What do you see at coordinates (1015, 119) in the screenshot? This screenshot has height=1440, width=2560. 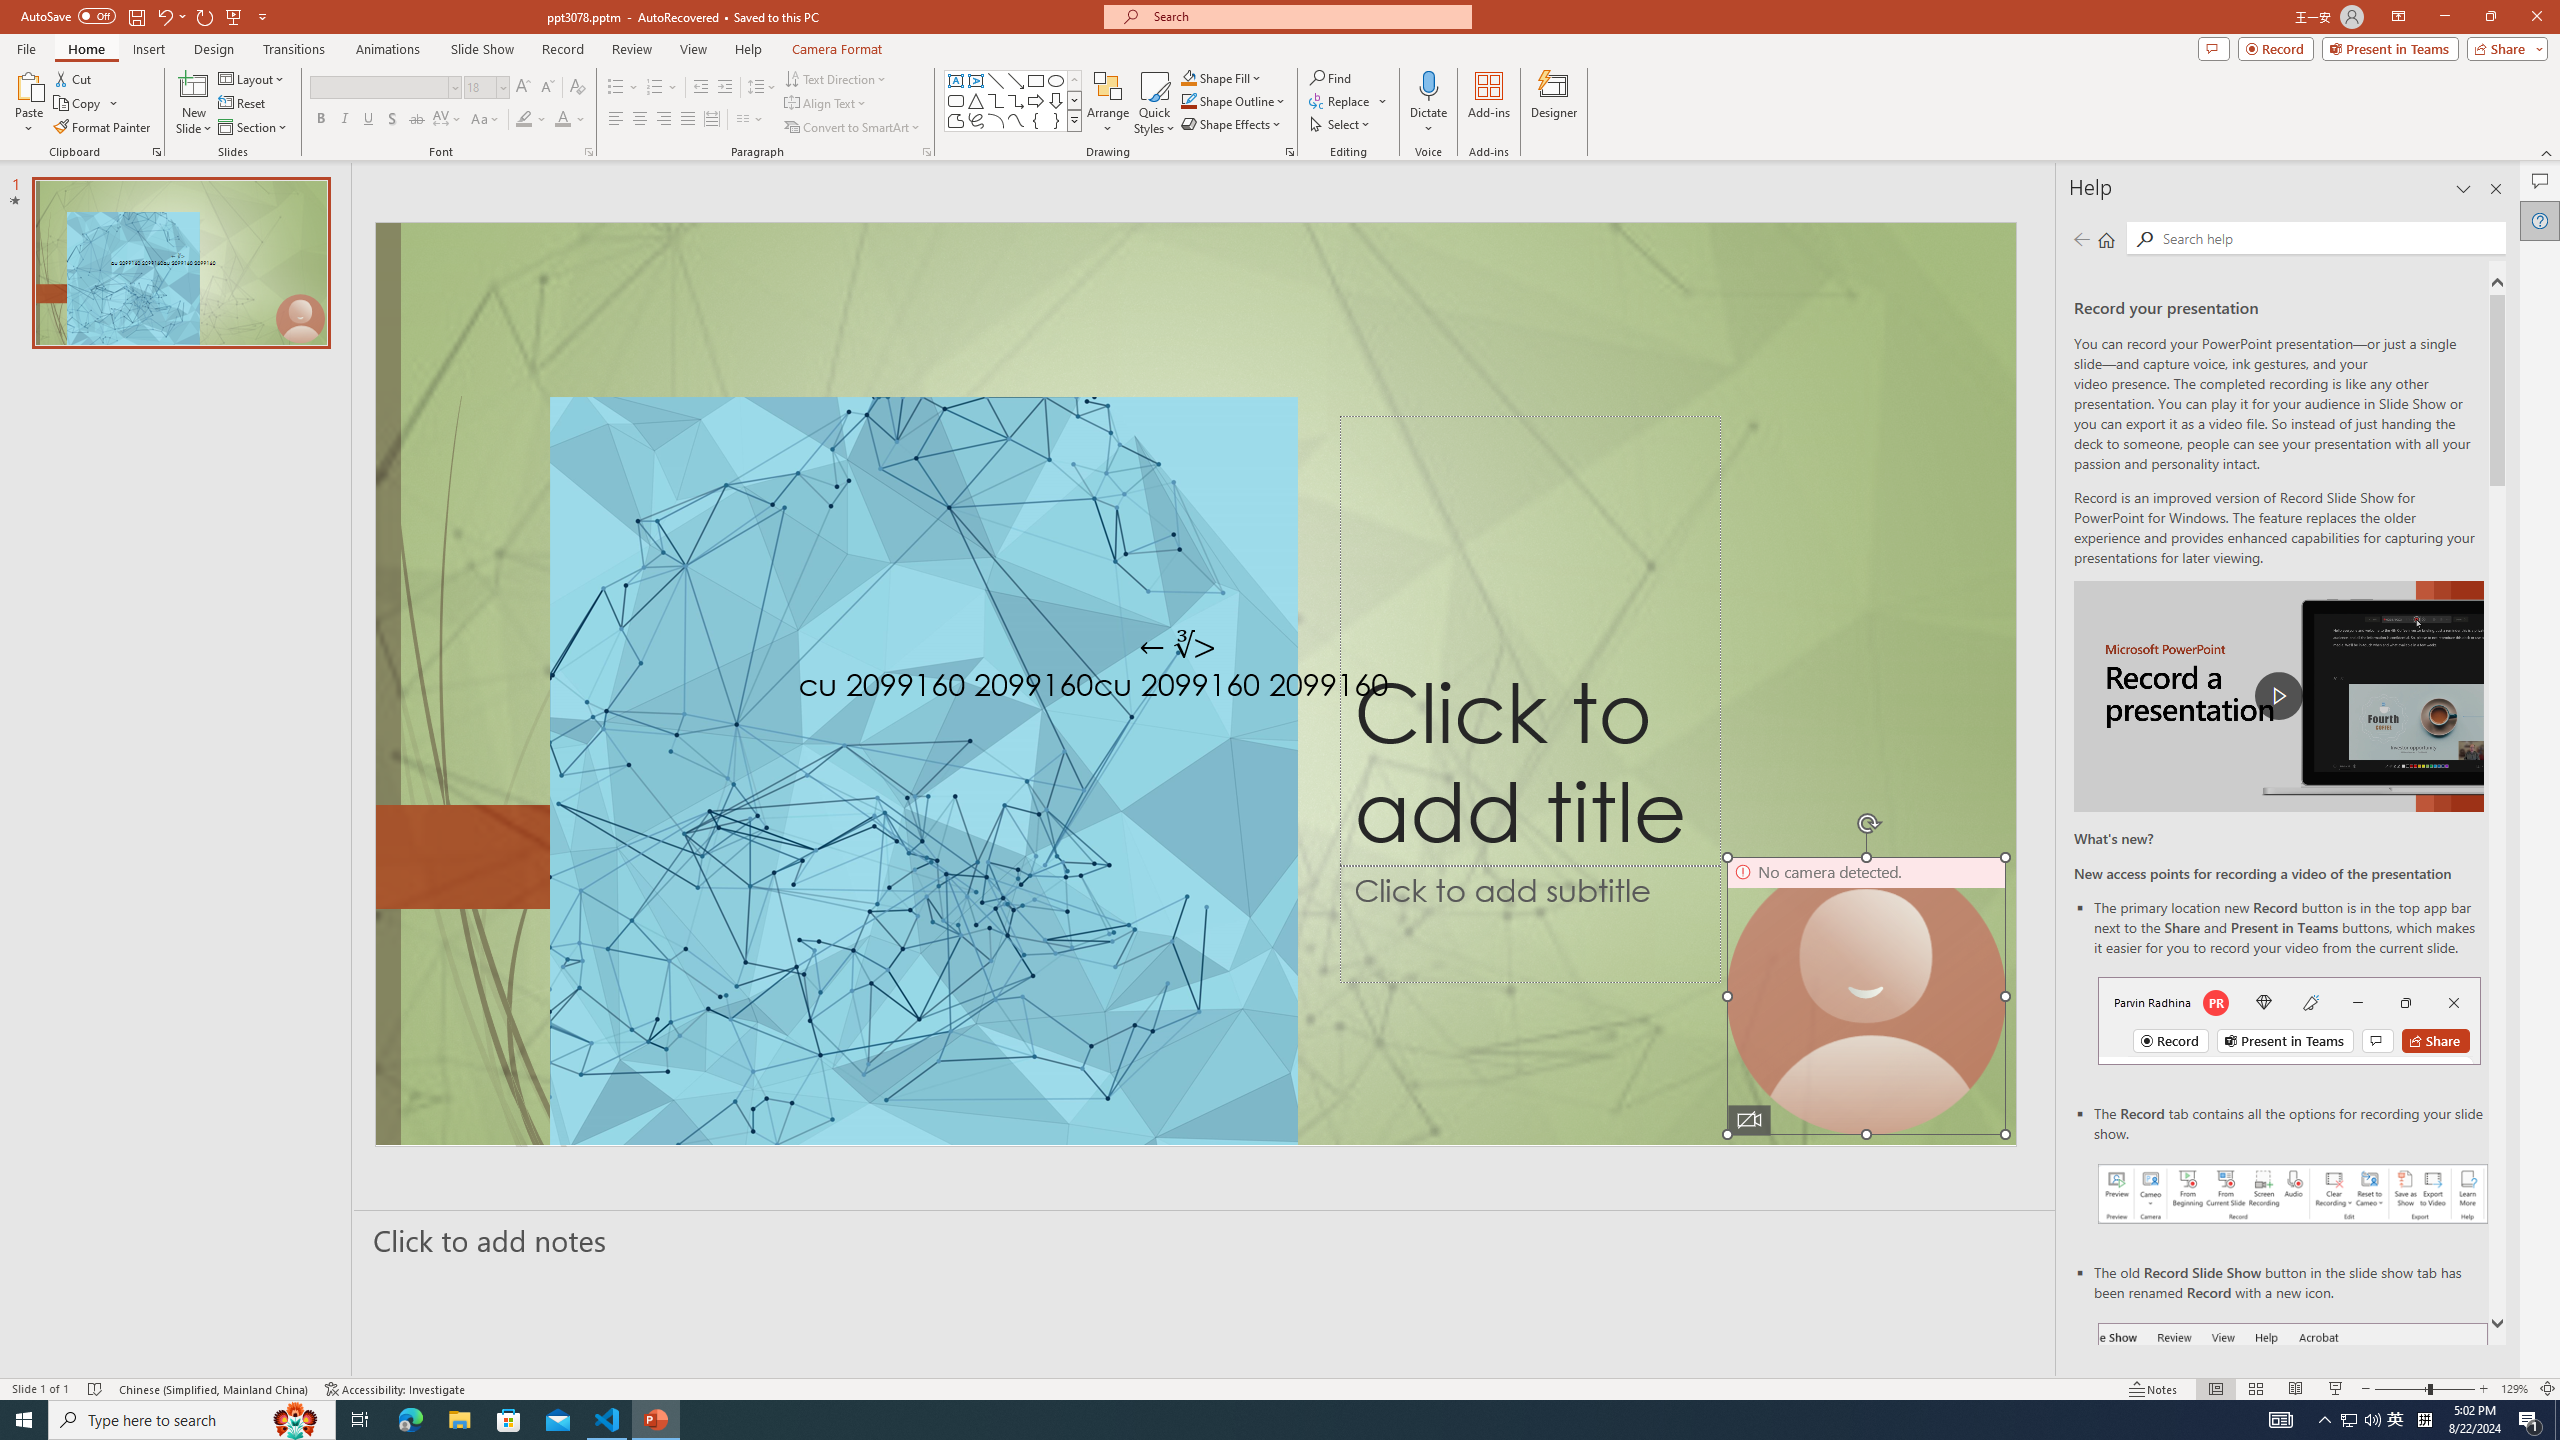 I see `'Curve'` at bounding box center [1015, 119].